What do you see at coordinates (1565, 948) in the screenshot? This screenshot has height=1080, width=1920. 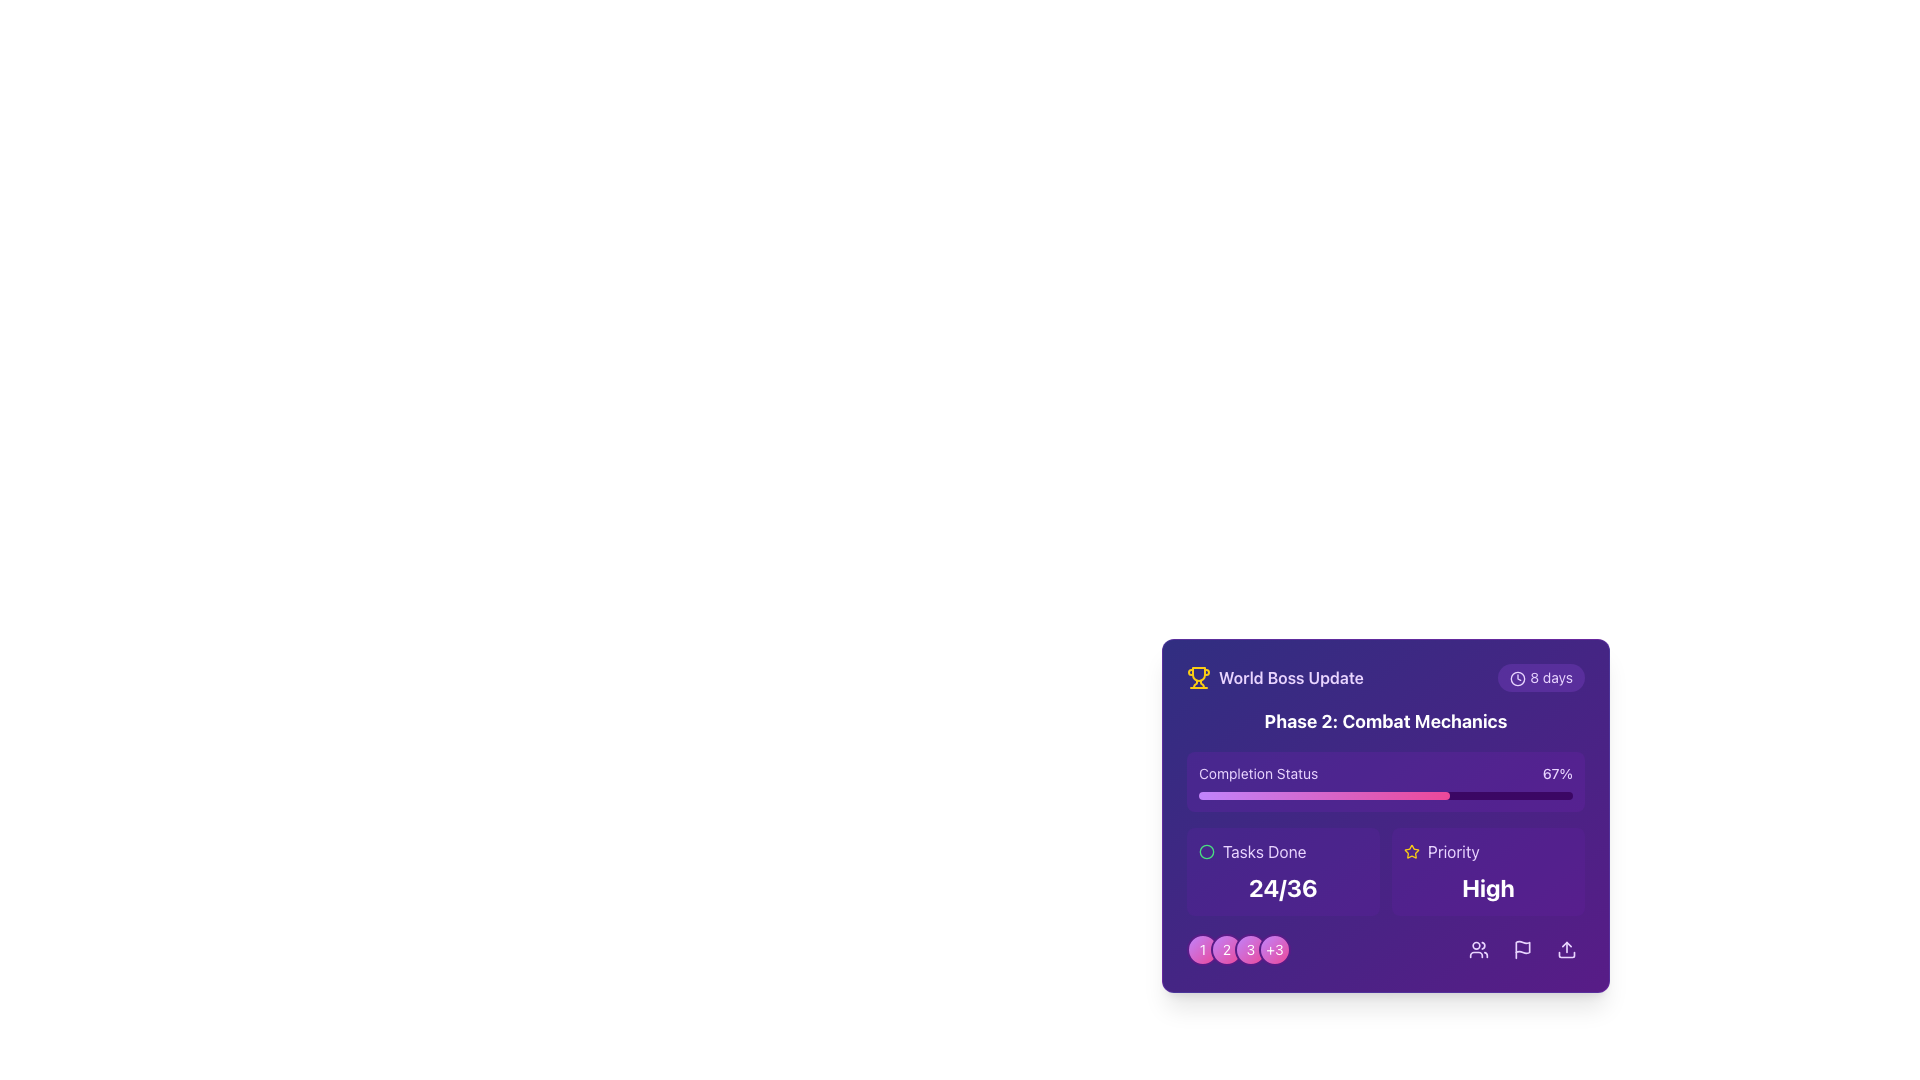 I see `the upload button located at the bottom-right corner of the card interface to initiate an upload action` at bounding box center [1565, 948].